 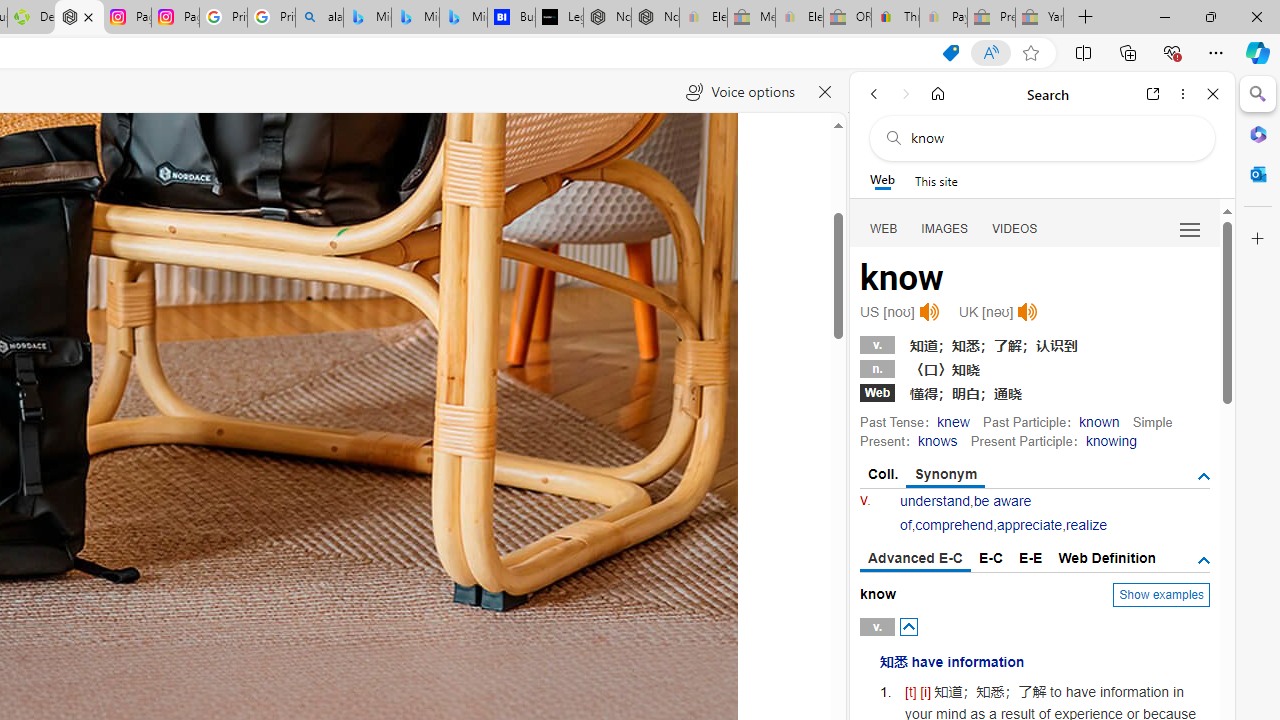 What do you see at coordinates (1031, 558) in the screenshot?
I see `'E-E'` at bounding box center [1031, 558].